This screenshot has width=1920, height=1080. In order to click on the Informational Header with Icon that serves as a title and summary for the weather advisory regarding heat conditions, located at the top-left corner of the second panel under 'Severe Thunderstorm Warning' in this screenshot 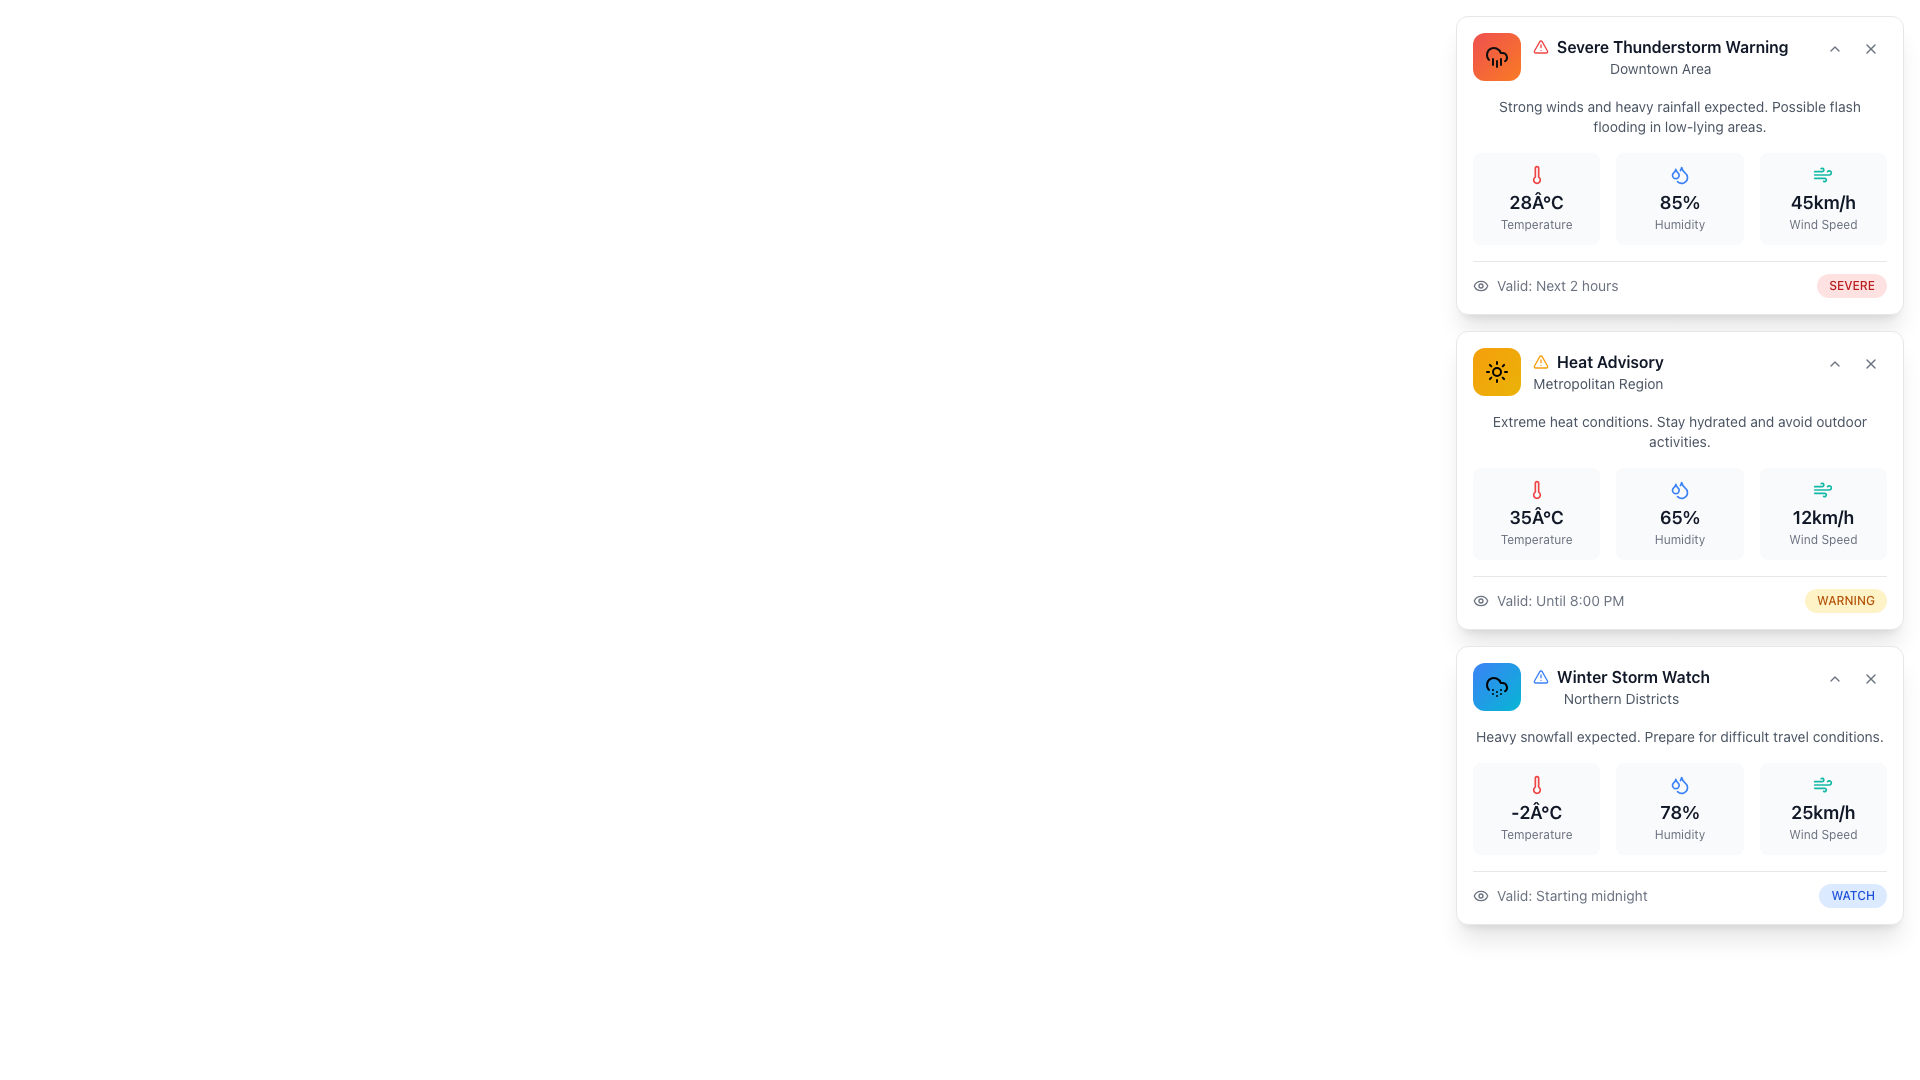, I will do `click(1567, 371)`.